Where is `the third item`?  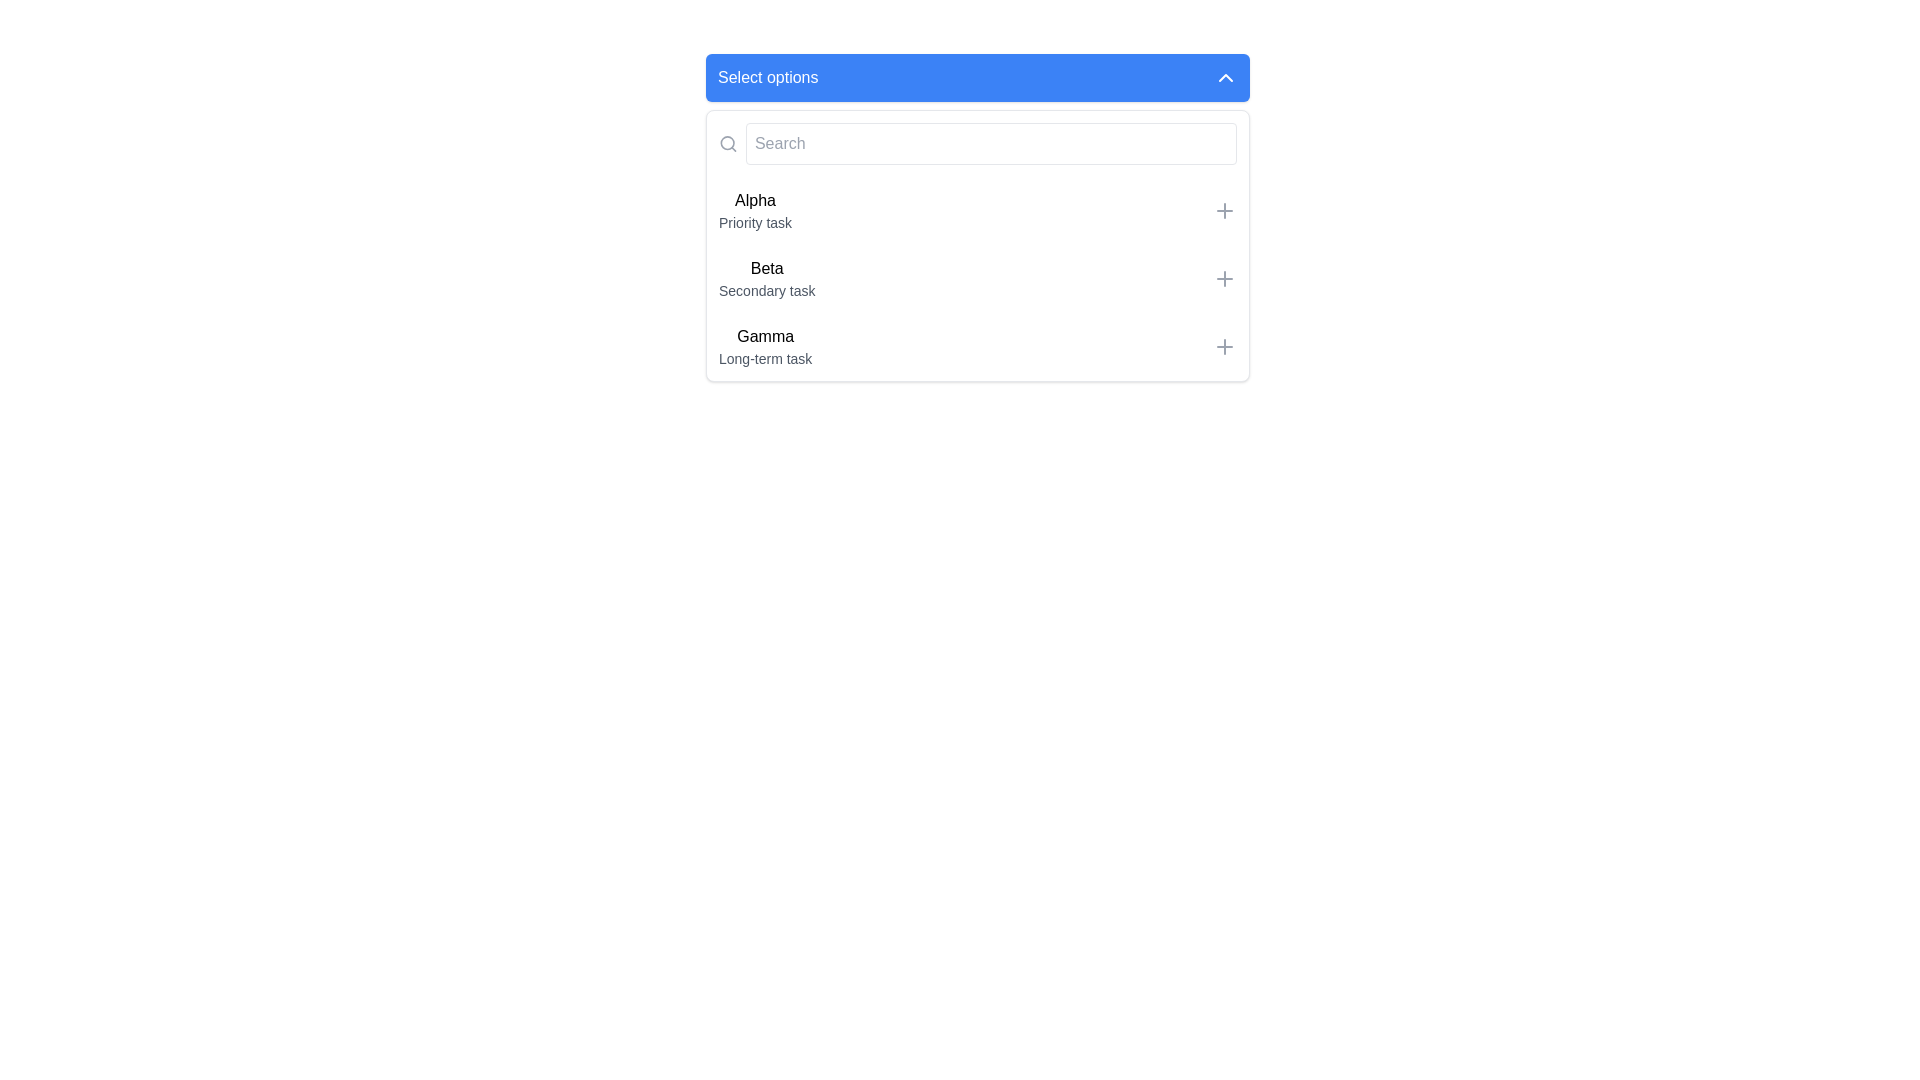
the third item is located at coordinates (764, 346).